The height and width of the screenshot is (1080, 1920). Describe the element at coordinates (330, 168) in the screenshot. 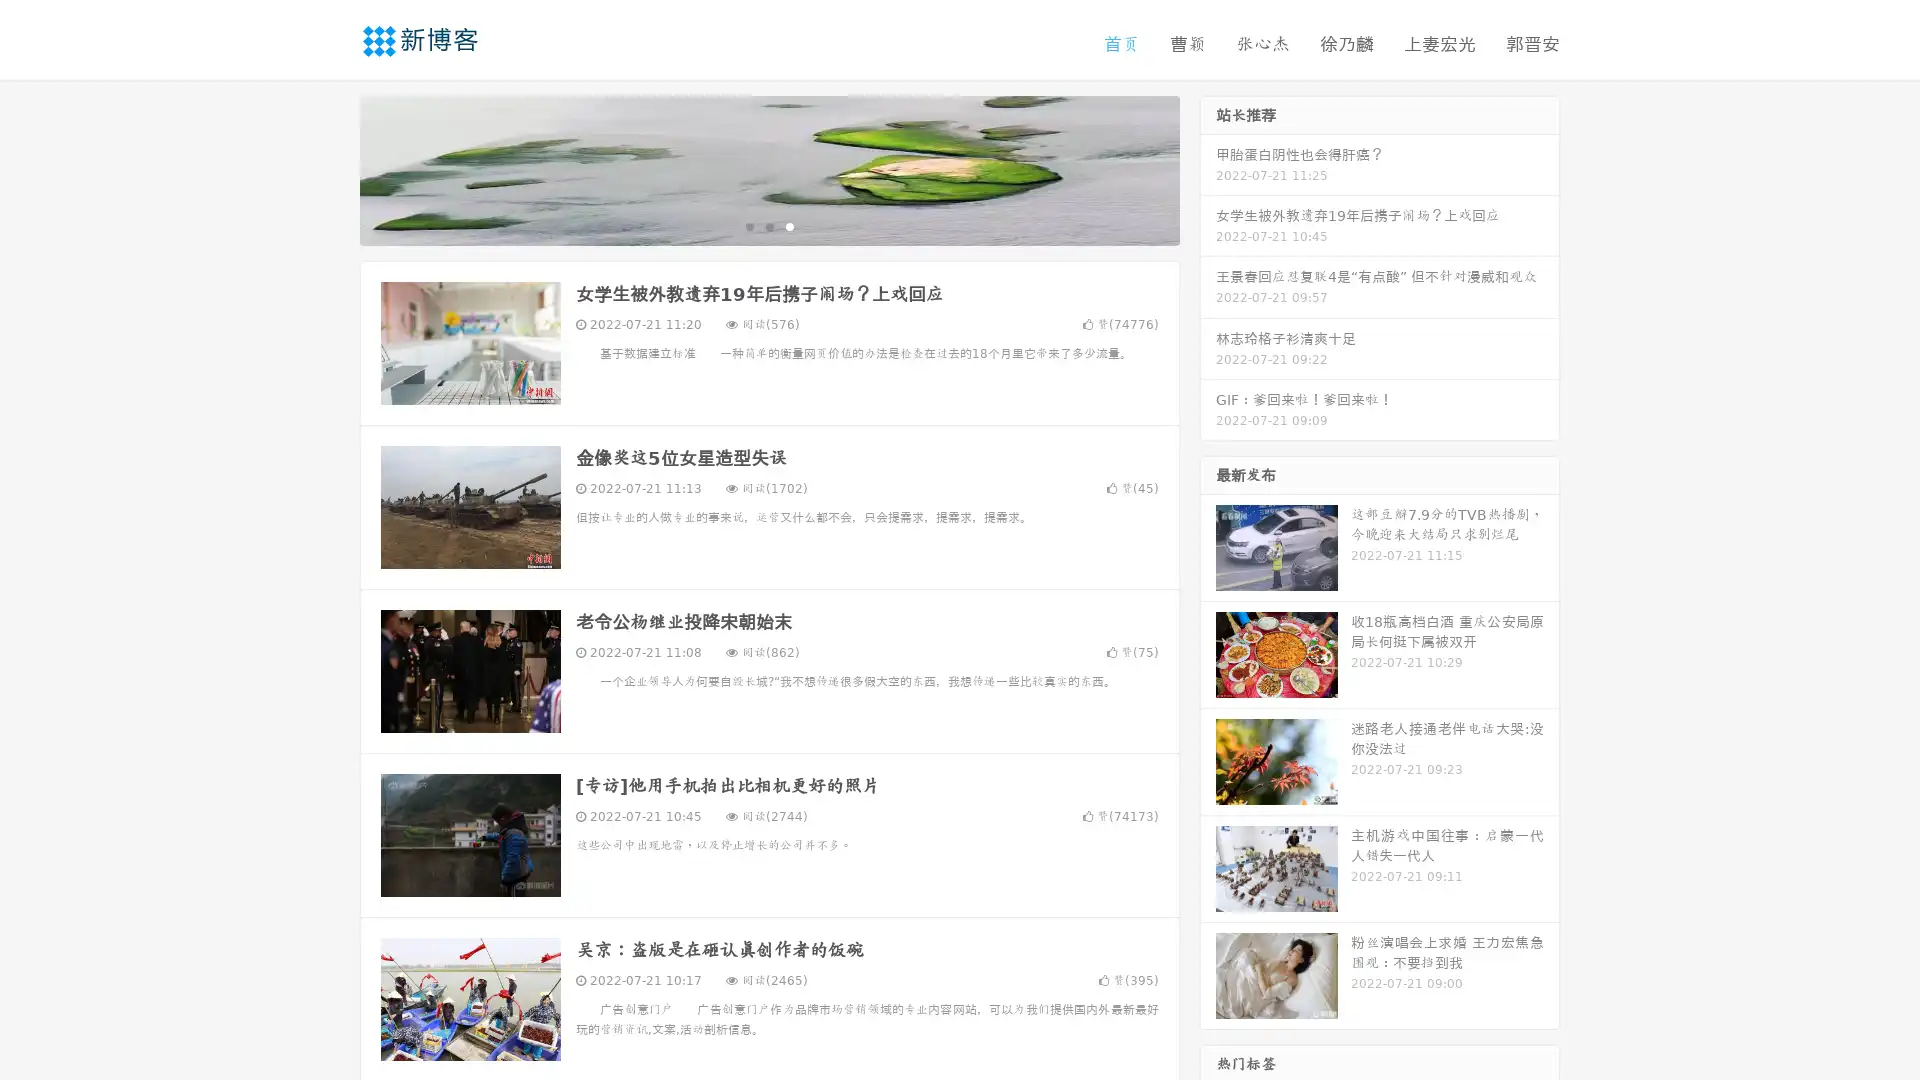

I see `Previous slide` at that location.